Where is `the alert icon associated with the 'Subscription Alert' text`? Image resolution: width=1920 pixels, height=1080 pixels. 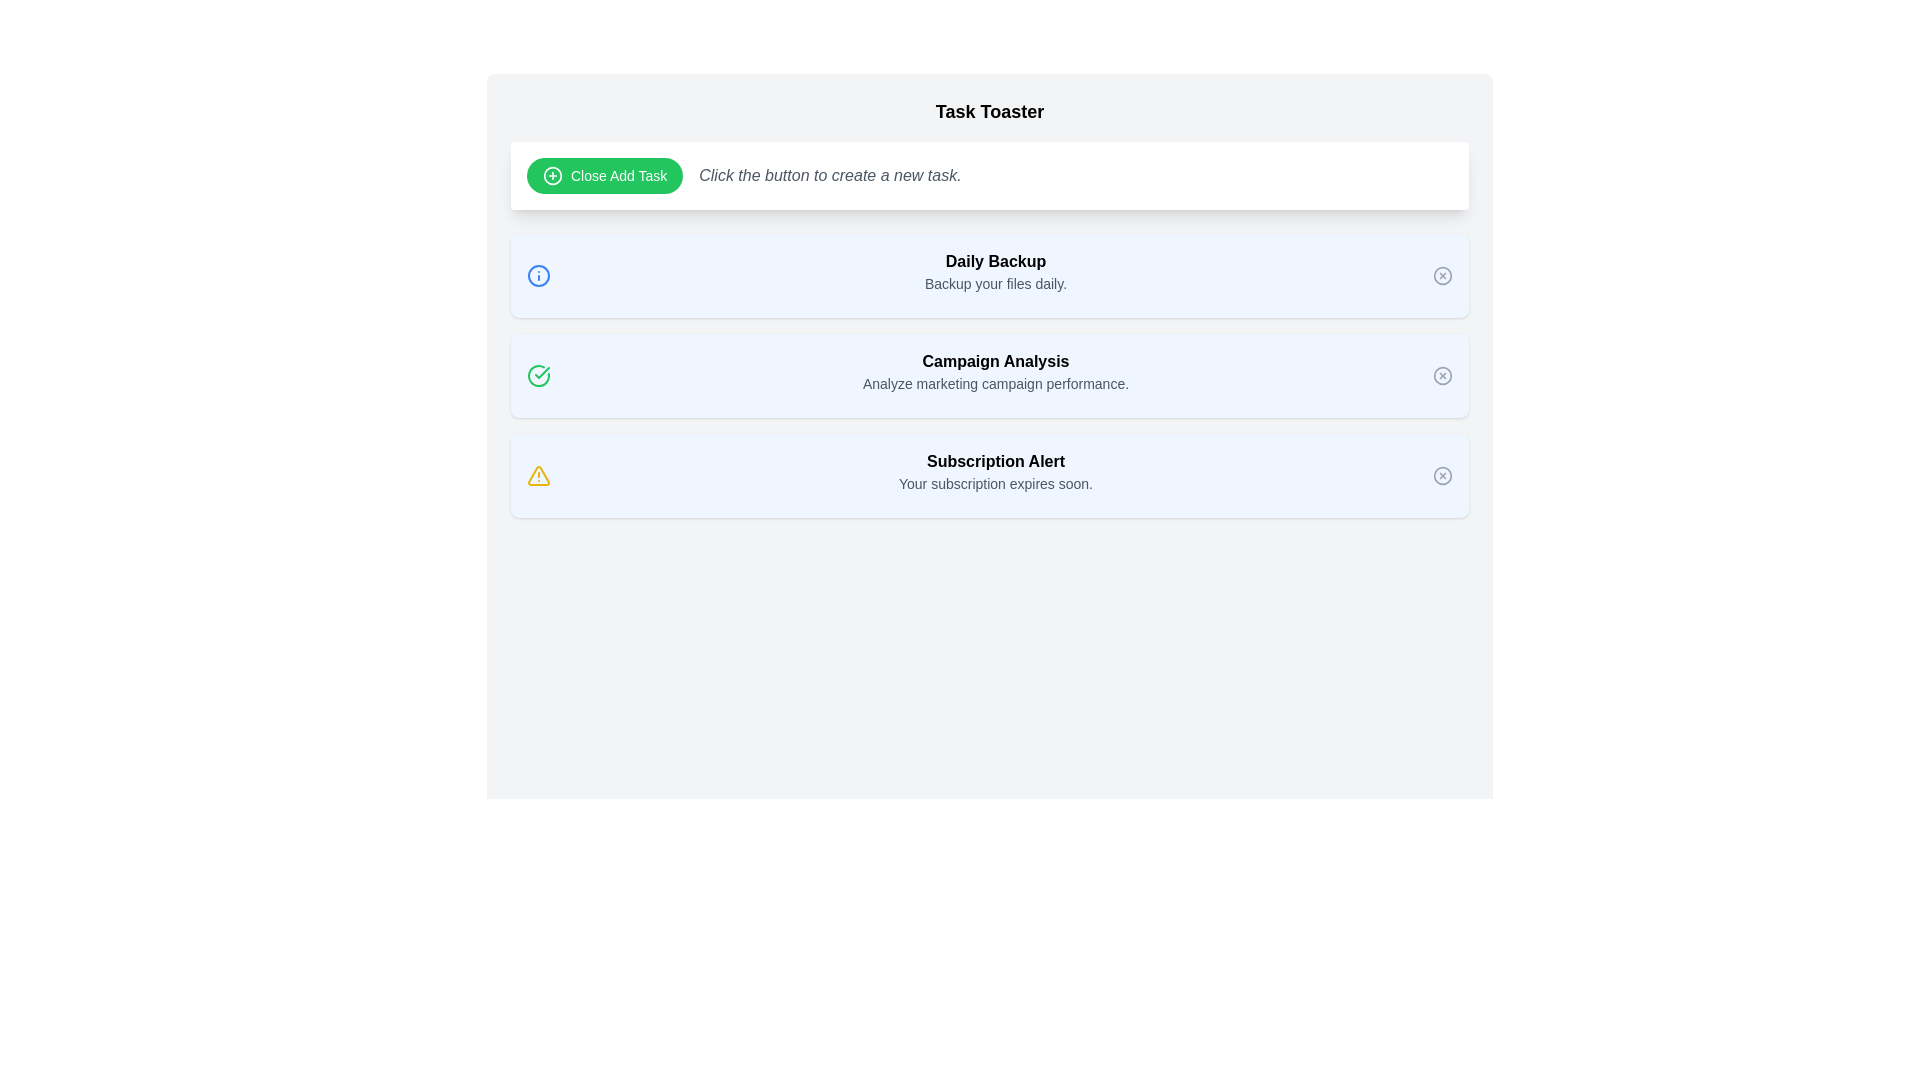
the alert icon associated with the 'Subscription Alert' text is located at coordinates (538, 475).